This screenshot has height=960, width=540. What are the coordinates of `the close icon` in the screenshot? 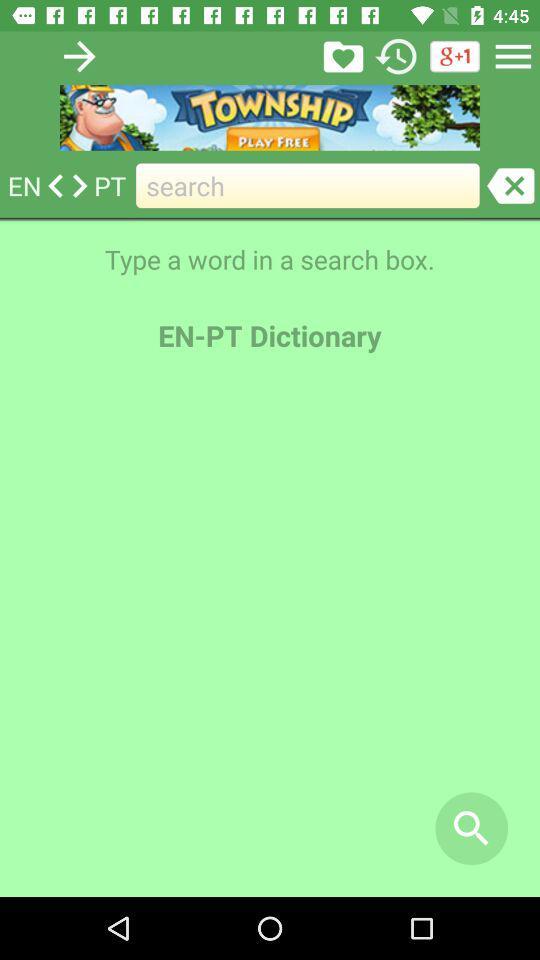 It's located at (510, 185).